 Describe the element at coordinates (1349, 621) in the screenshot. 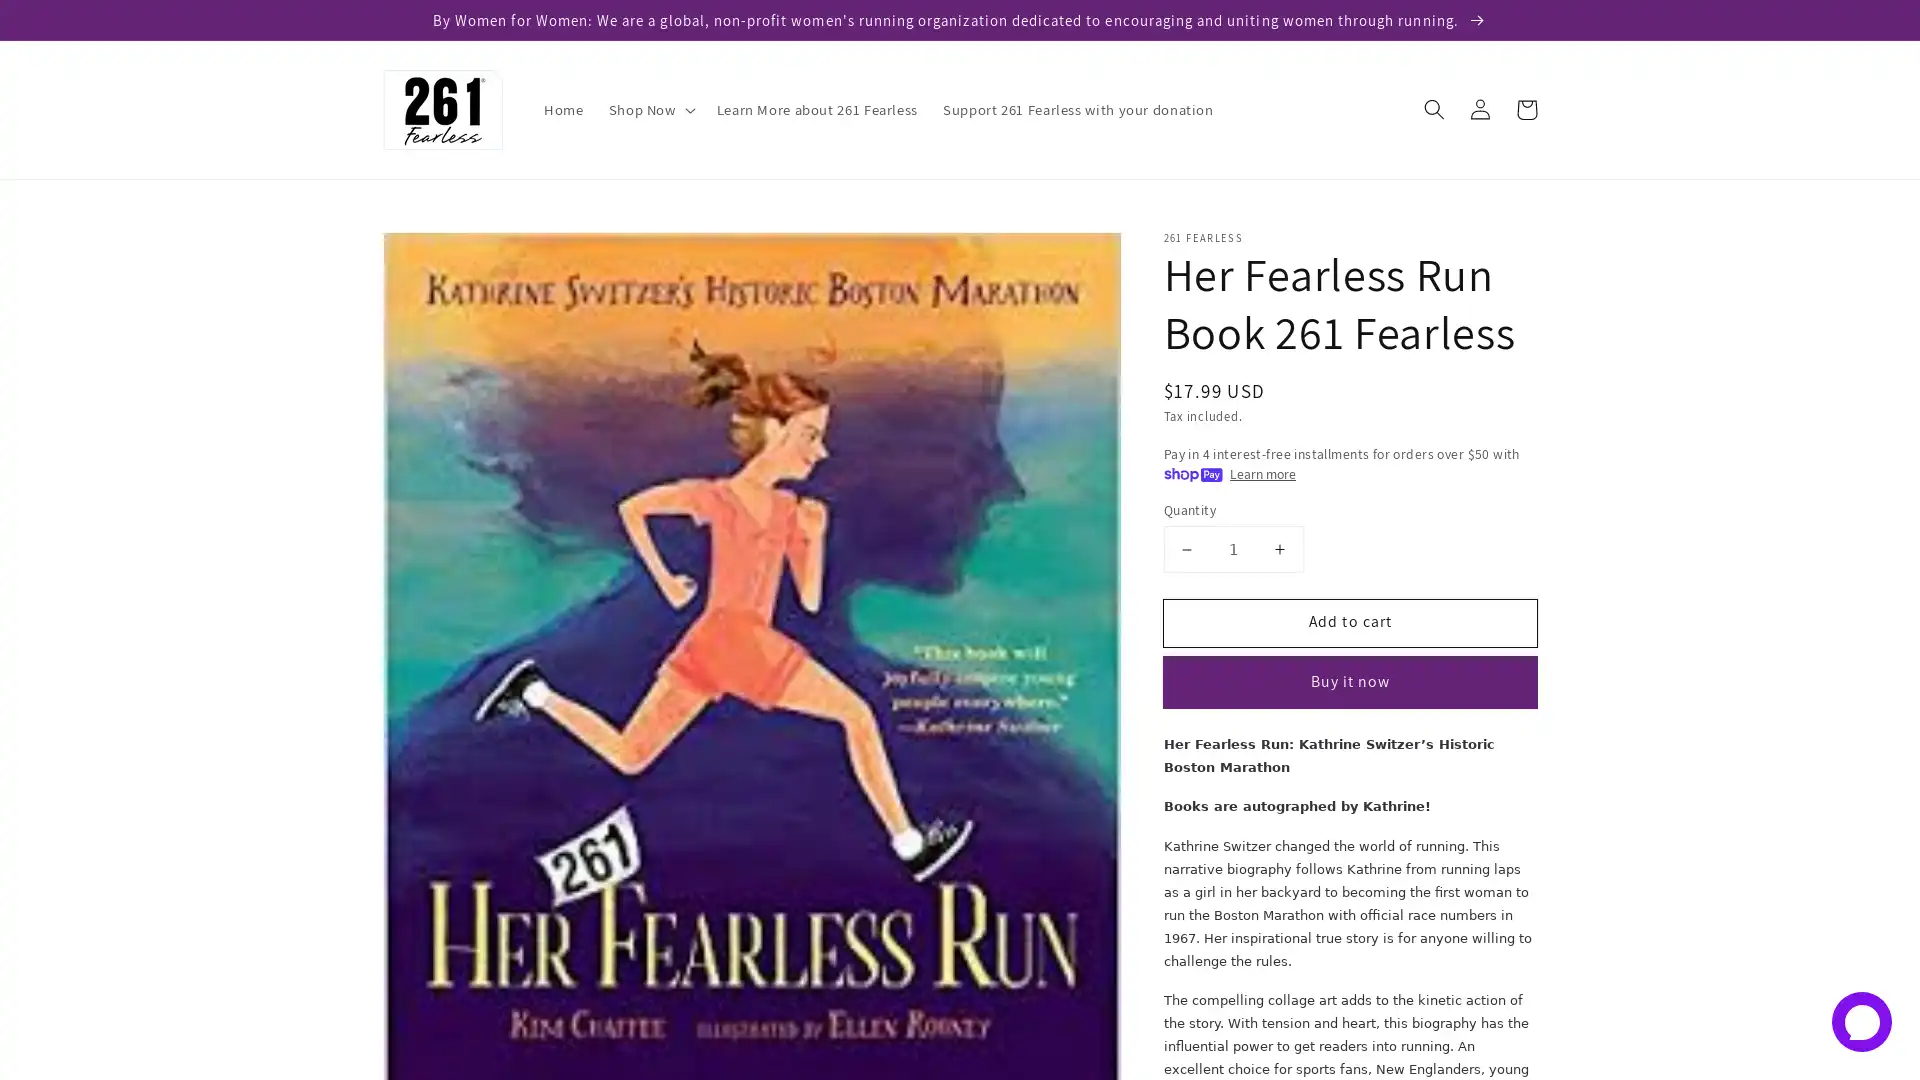

I see `Add to cart` at that location.